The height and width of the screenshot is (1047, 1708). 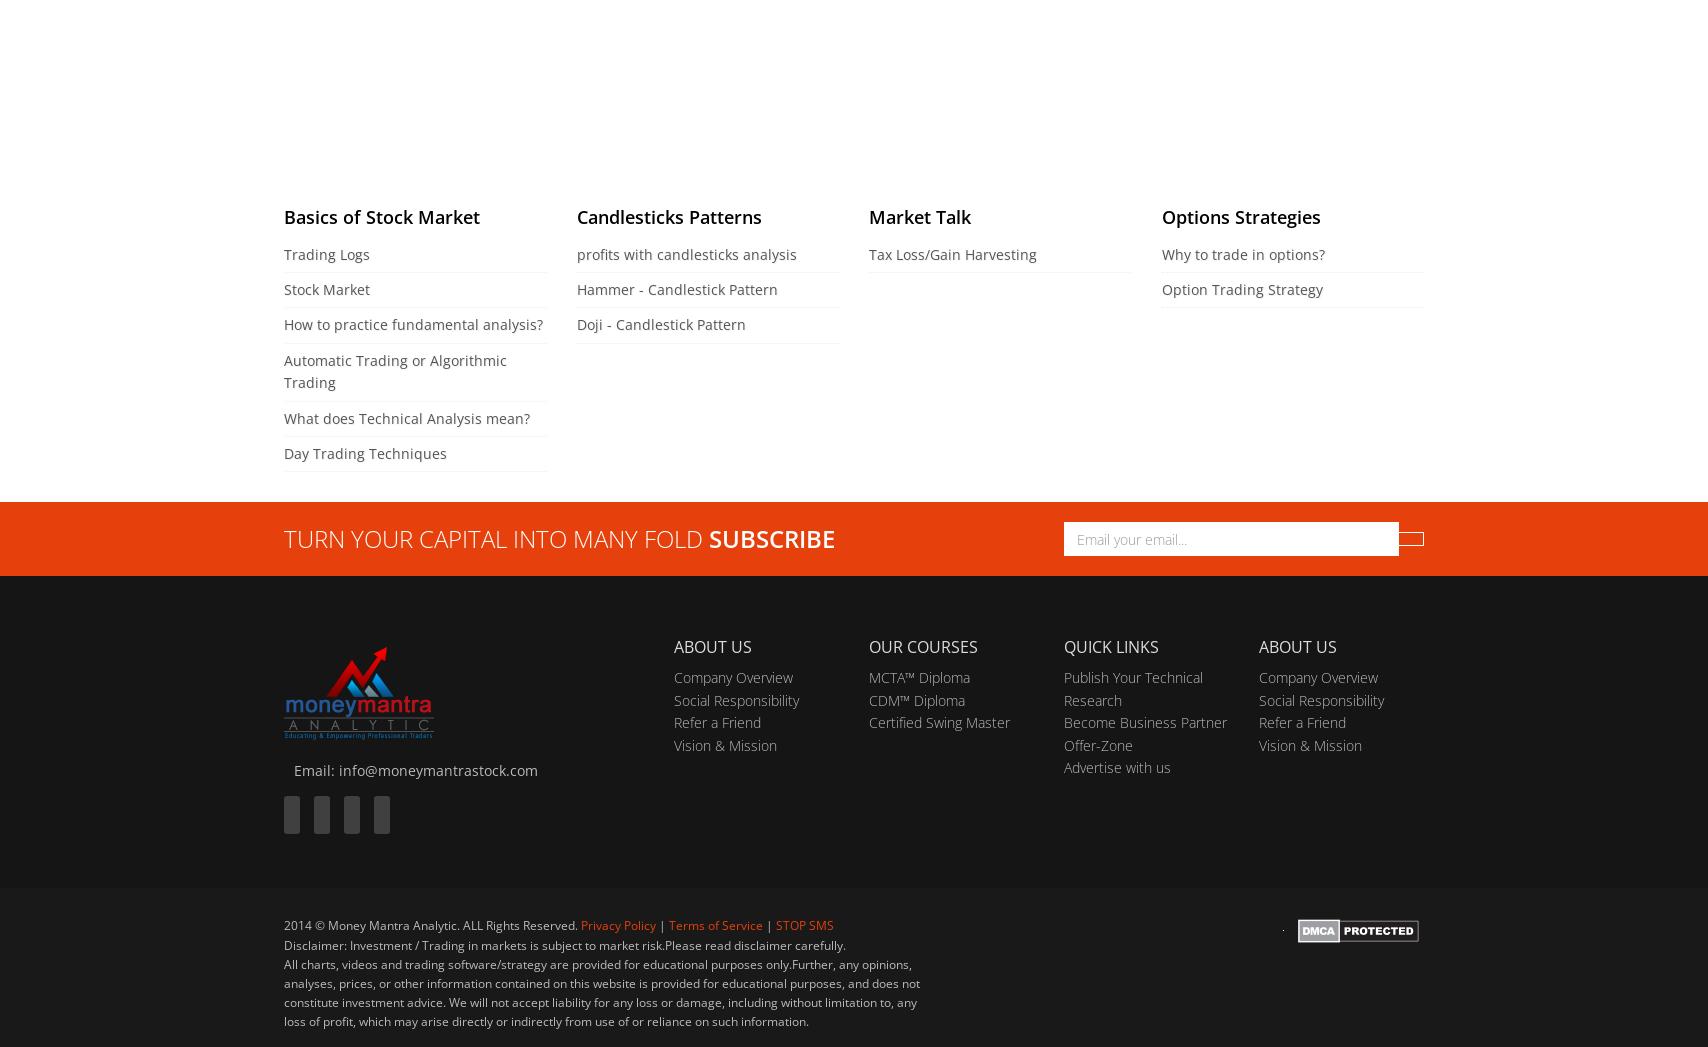 What do you see at coordinates (293, 769) in the screenshot?
I see `'Email: info@moneymantrastock.com'` at bounding box center [293, 769].